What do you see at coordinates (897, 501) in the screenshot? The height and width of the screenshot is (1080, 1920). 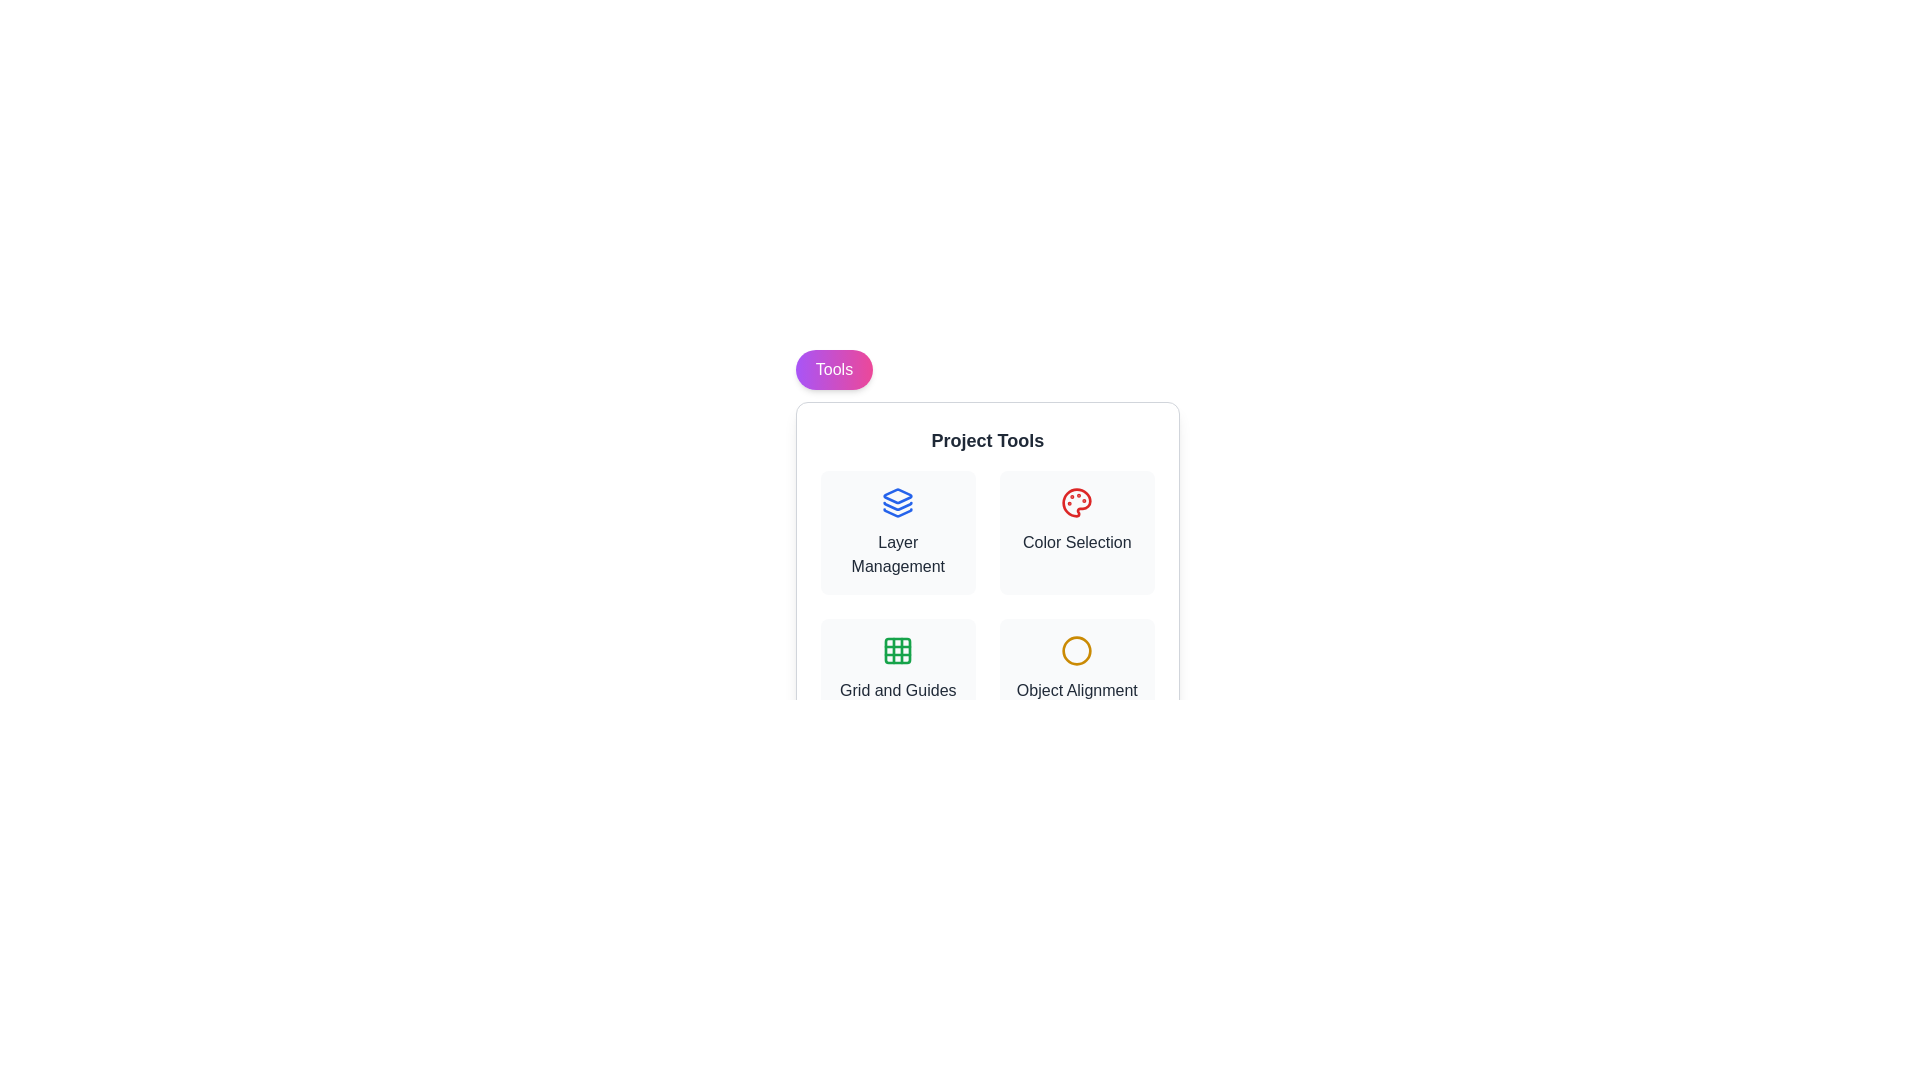 I see `the 'Layer Management' icon located near the top of its containing card above the 'Layer Management' text in the first row of icons` at bounding box center [897, 501].